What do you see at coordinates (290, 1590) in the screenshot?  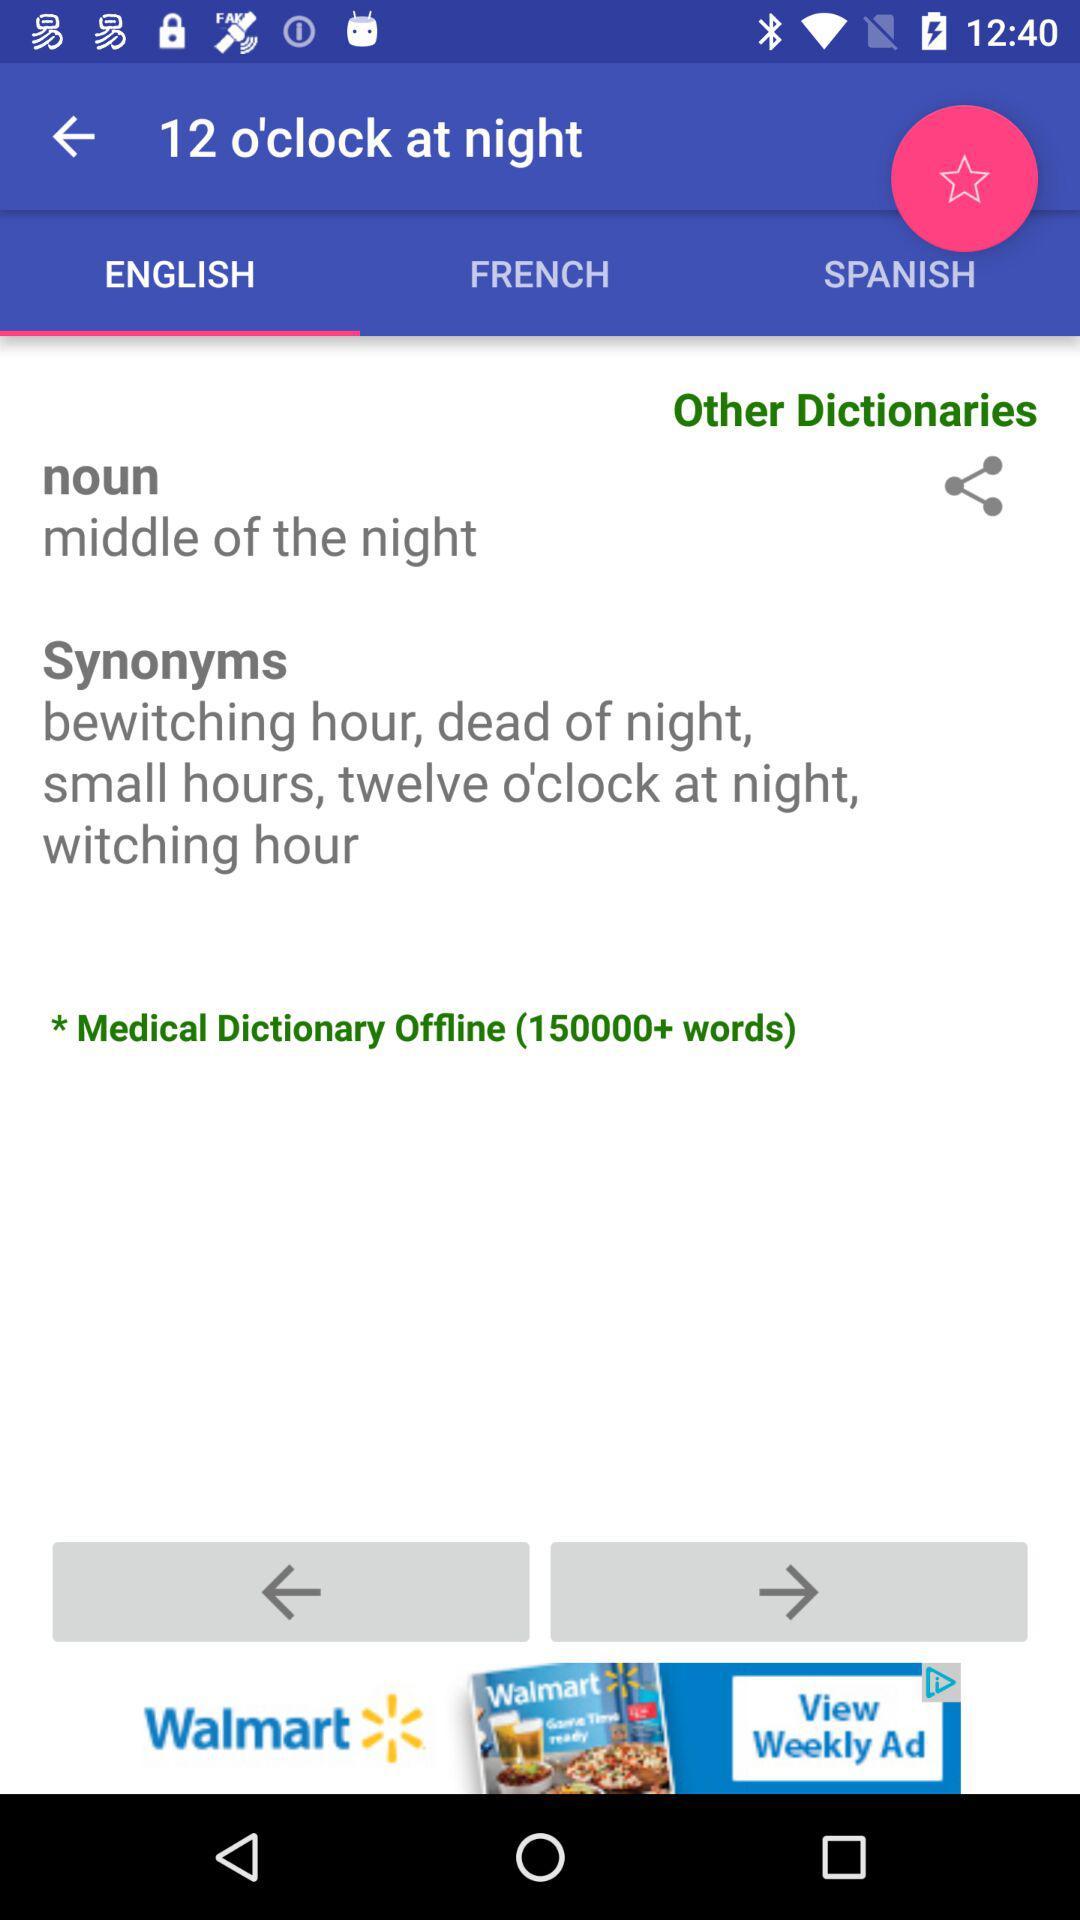 I see `go back` at bounding box center [290, 1590].